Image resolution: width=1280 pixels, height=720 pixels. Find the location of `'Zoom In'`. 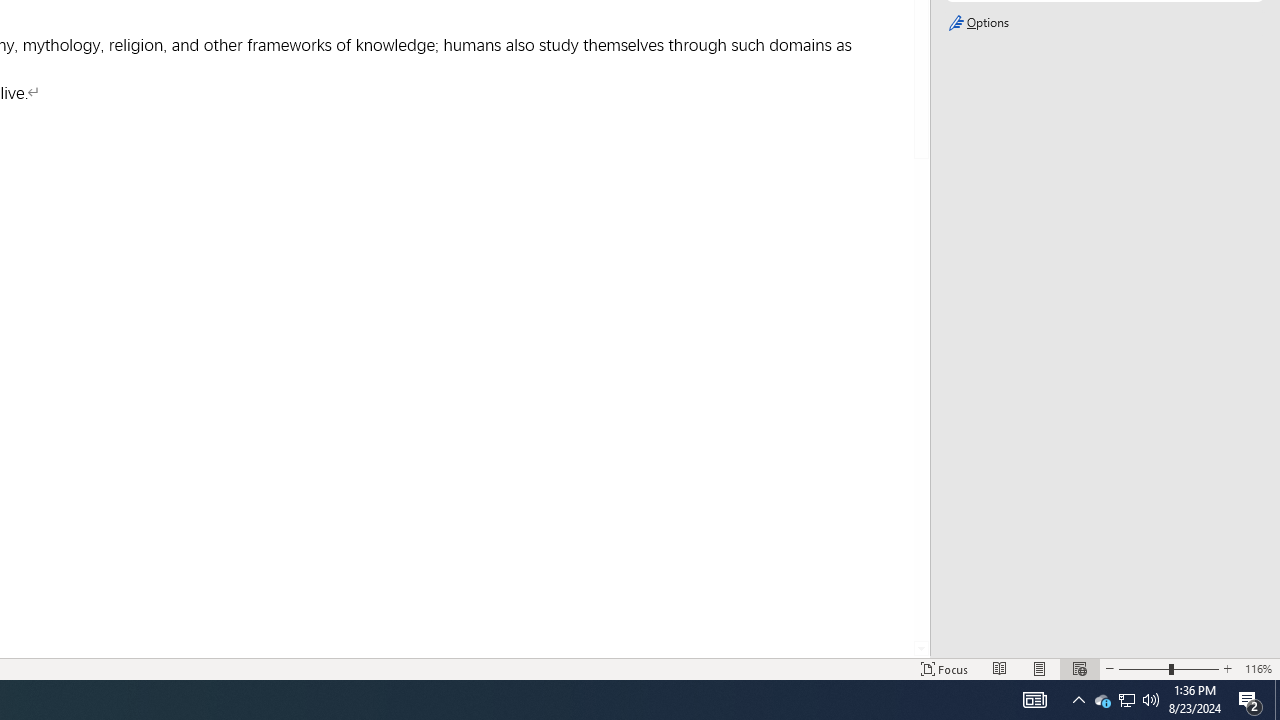

'Zoom In' is located at coordinates (1226, 669).